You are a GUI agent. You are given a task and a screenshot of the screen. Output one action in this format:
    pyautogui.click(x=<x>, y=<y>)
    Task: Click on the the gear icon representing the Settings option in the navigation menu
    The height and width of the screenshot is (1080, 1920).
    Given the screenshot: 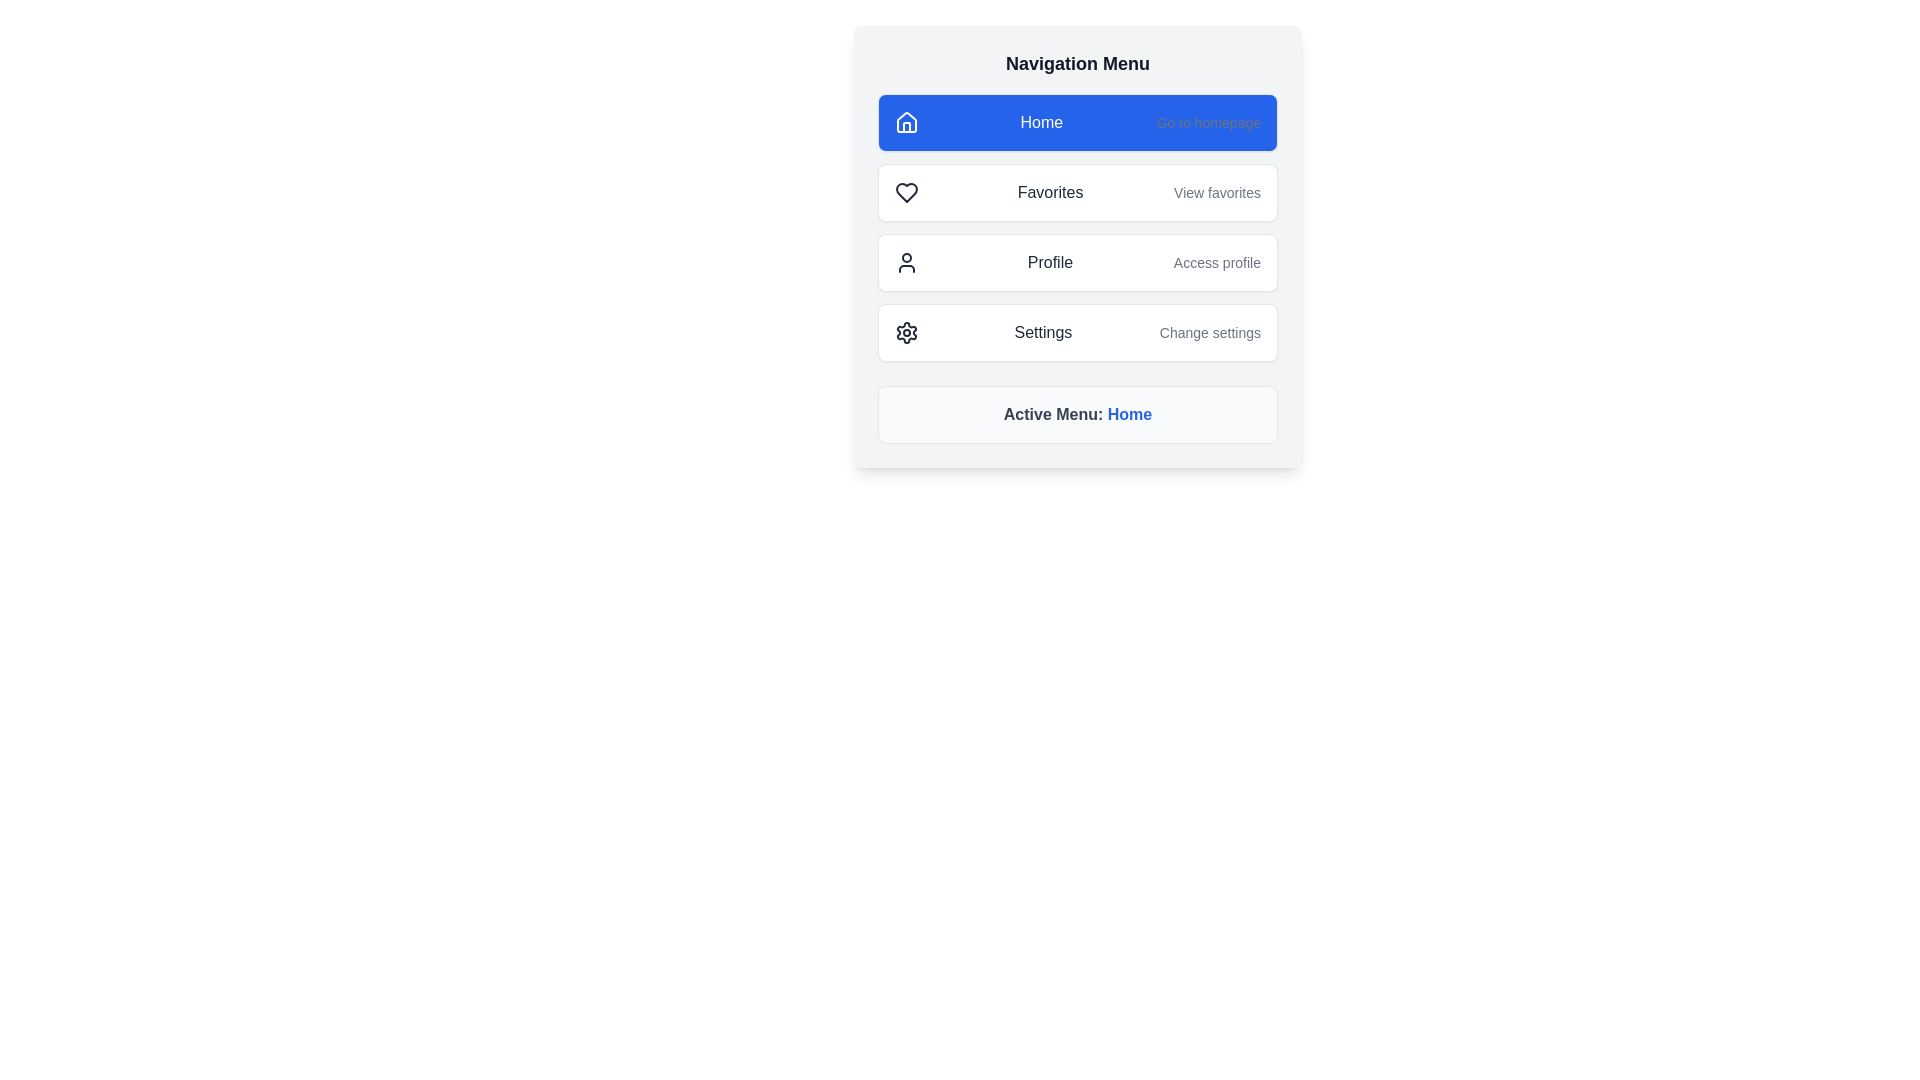 What is the action you would take?
    pyautogui.click(x=906, y=331)
    